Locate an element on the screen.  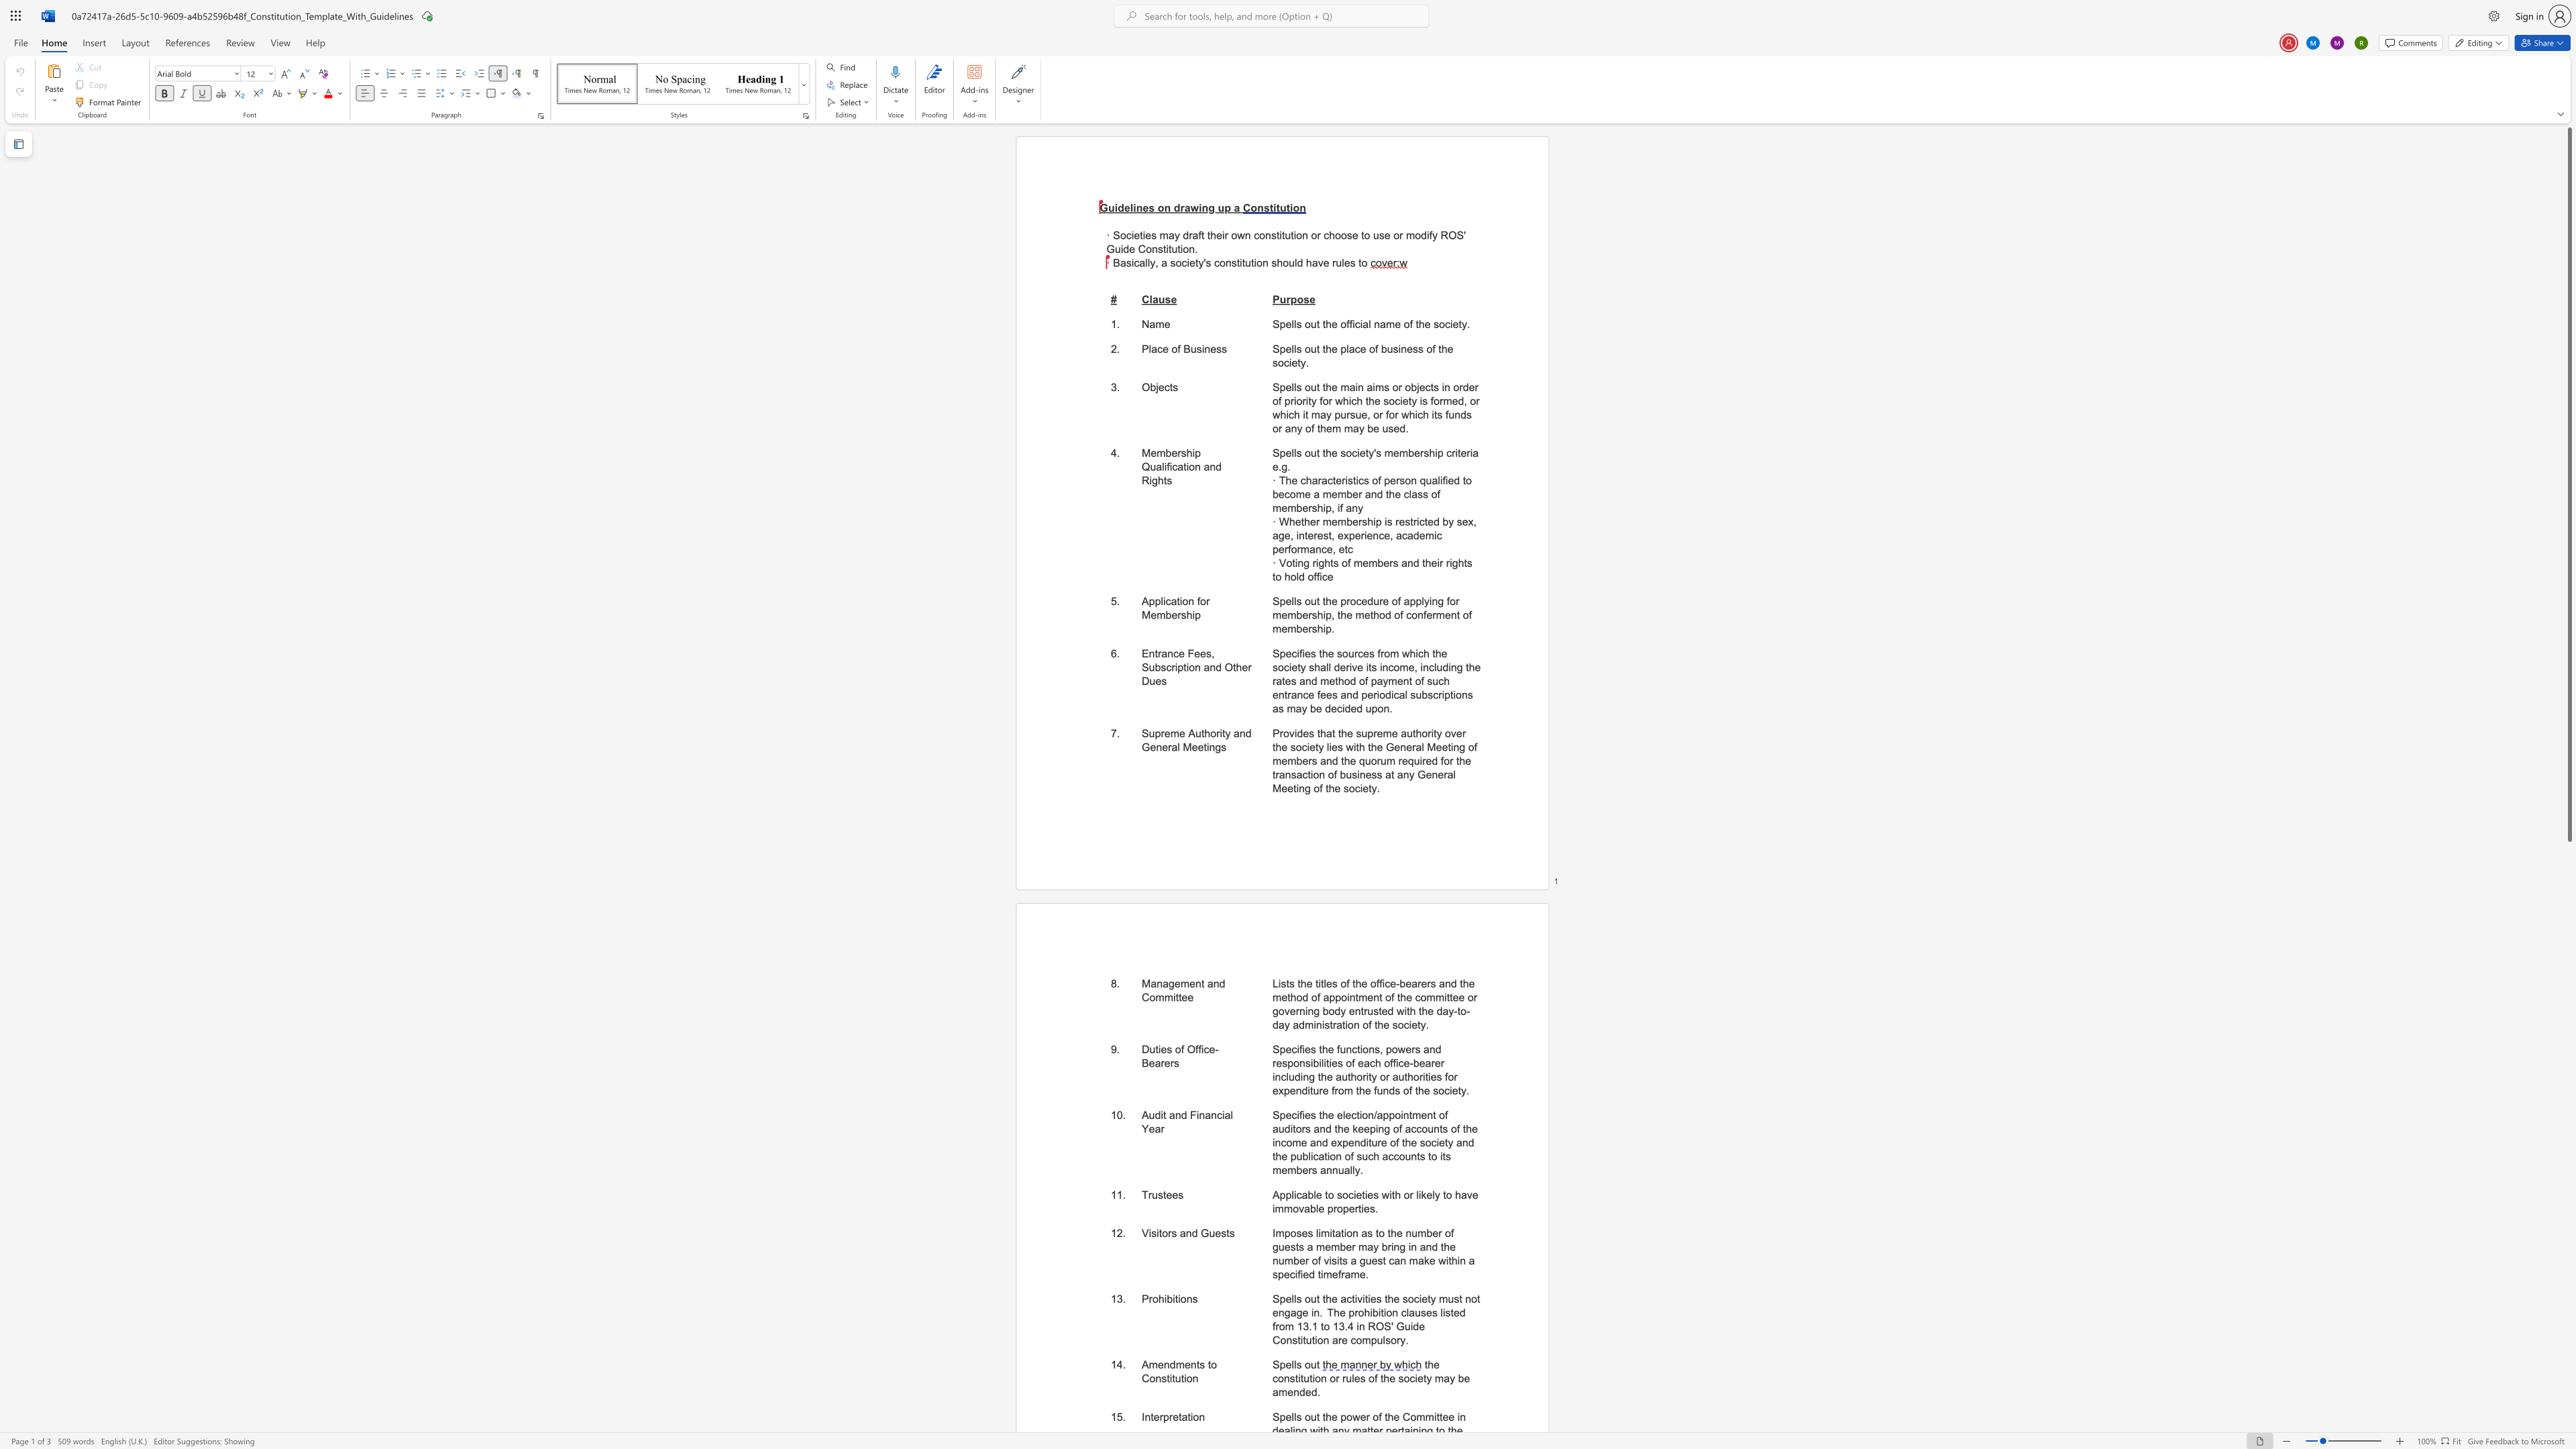
the subset text "cation for" within the text "Application for Membership" is located at coordinates (1164, 600).